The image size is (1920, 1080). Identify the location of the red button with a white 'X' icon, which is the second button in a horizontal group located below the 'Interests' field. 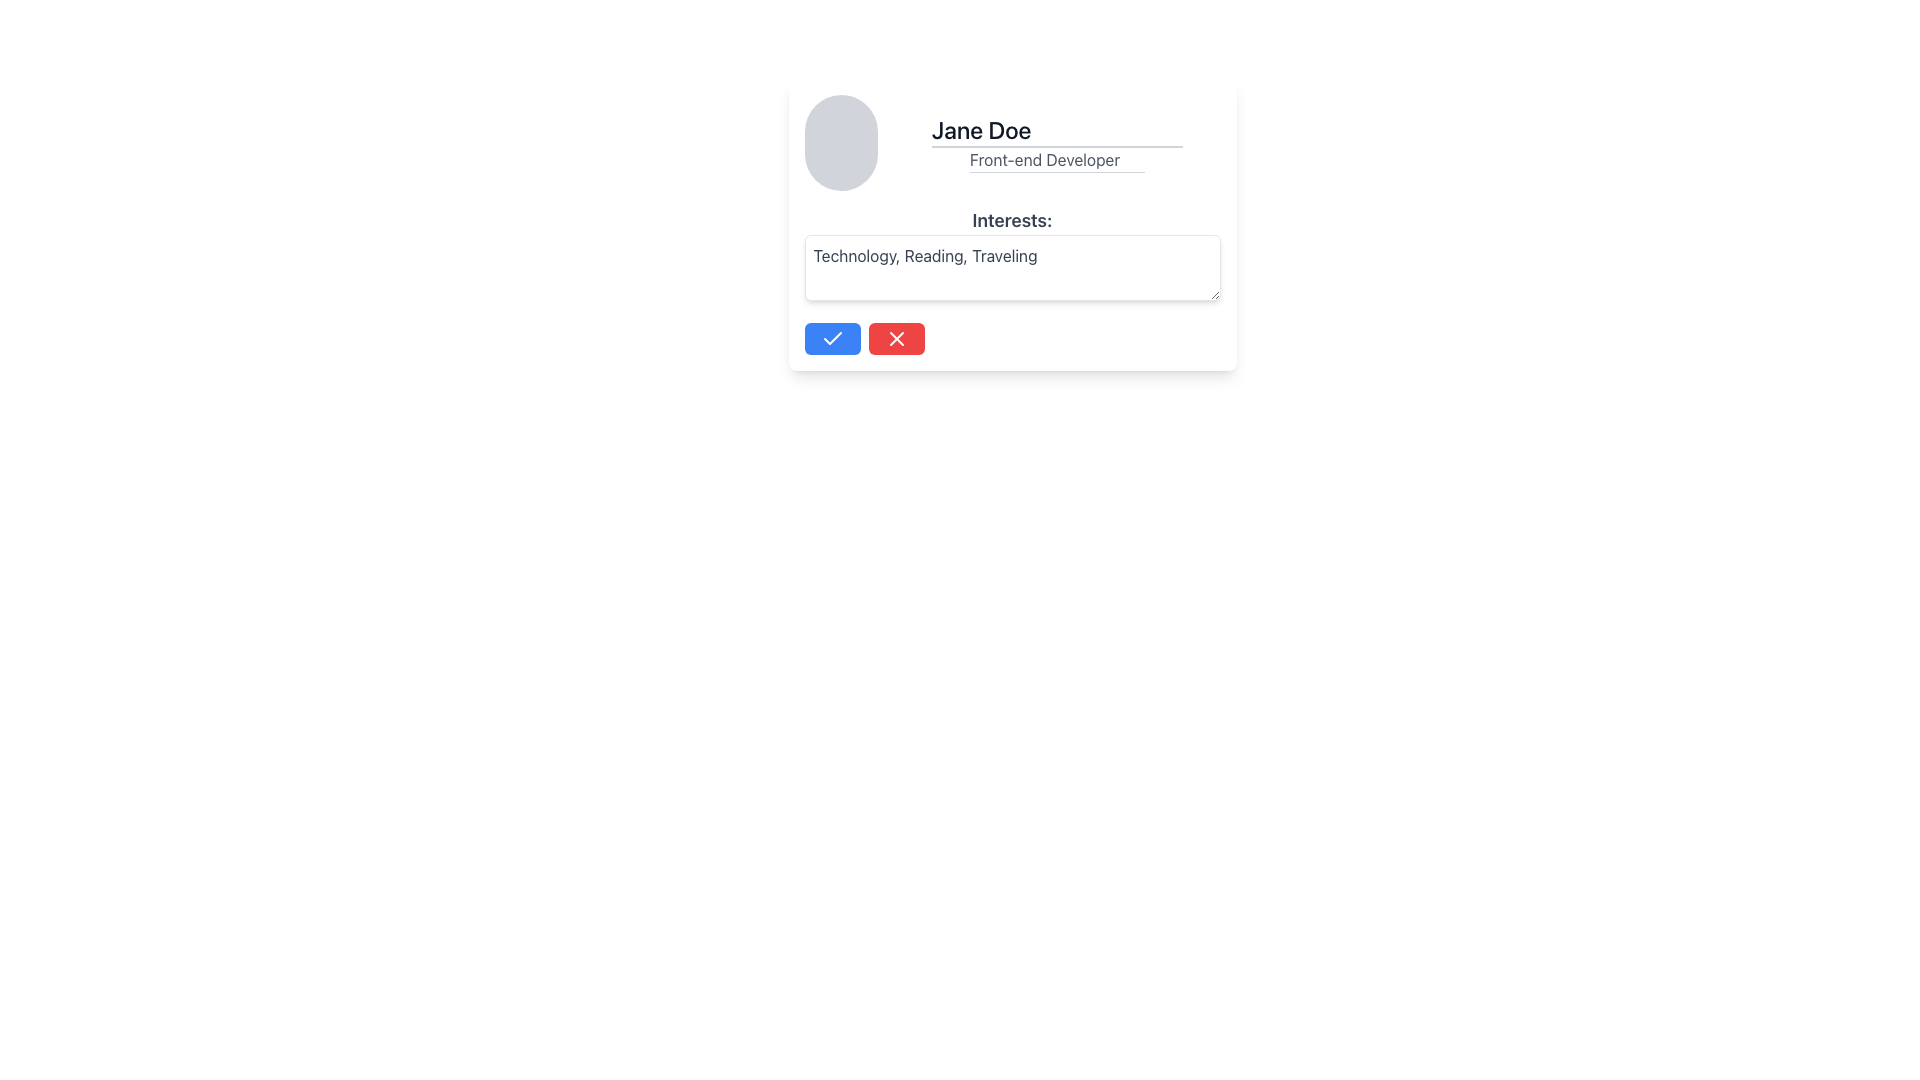
(895, 338).